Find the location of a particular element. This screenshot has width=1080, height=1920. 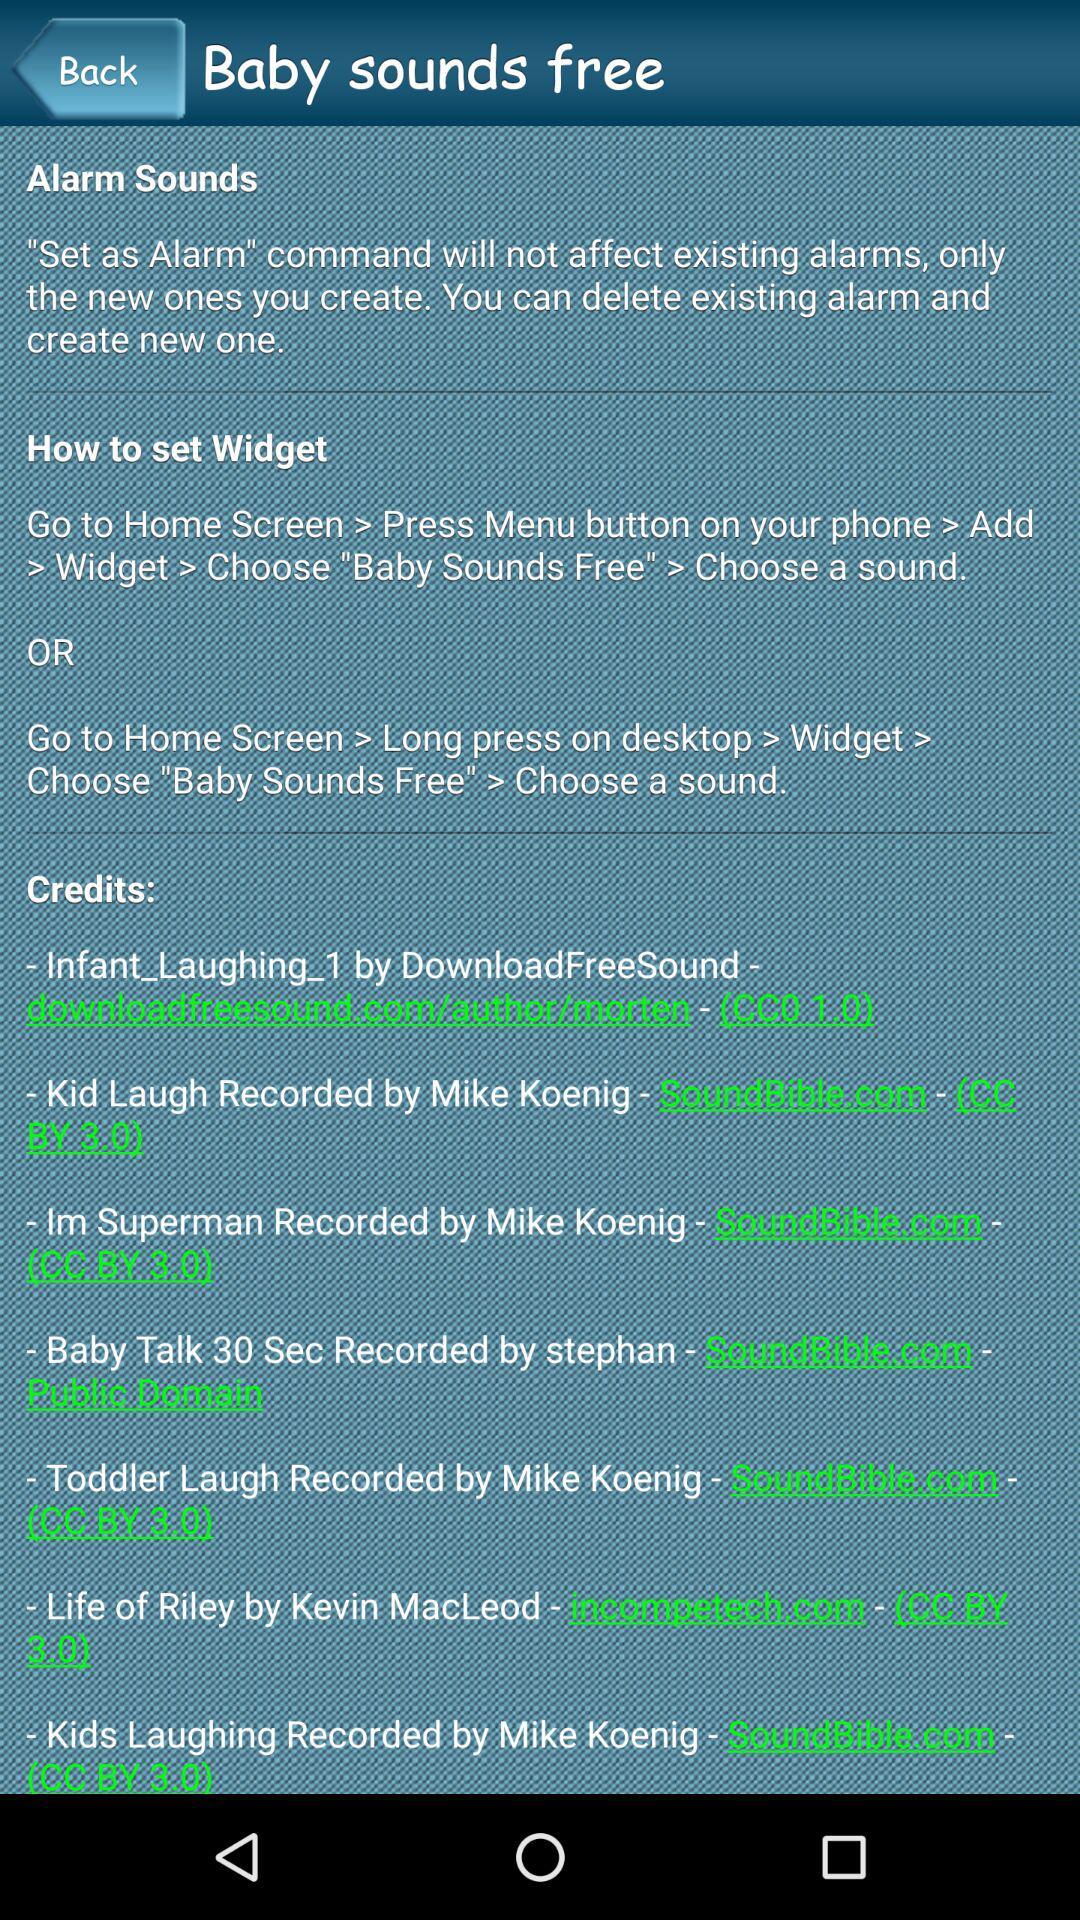

item above the alarm sounds item is located at coordinates (97, 69).